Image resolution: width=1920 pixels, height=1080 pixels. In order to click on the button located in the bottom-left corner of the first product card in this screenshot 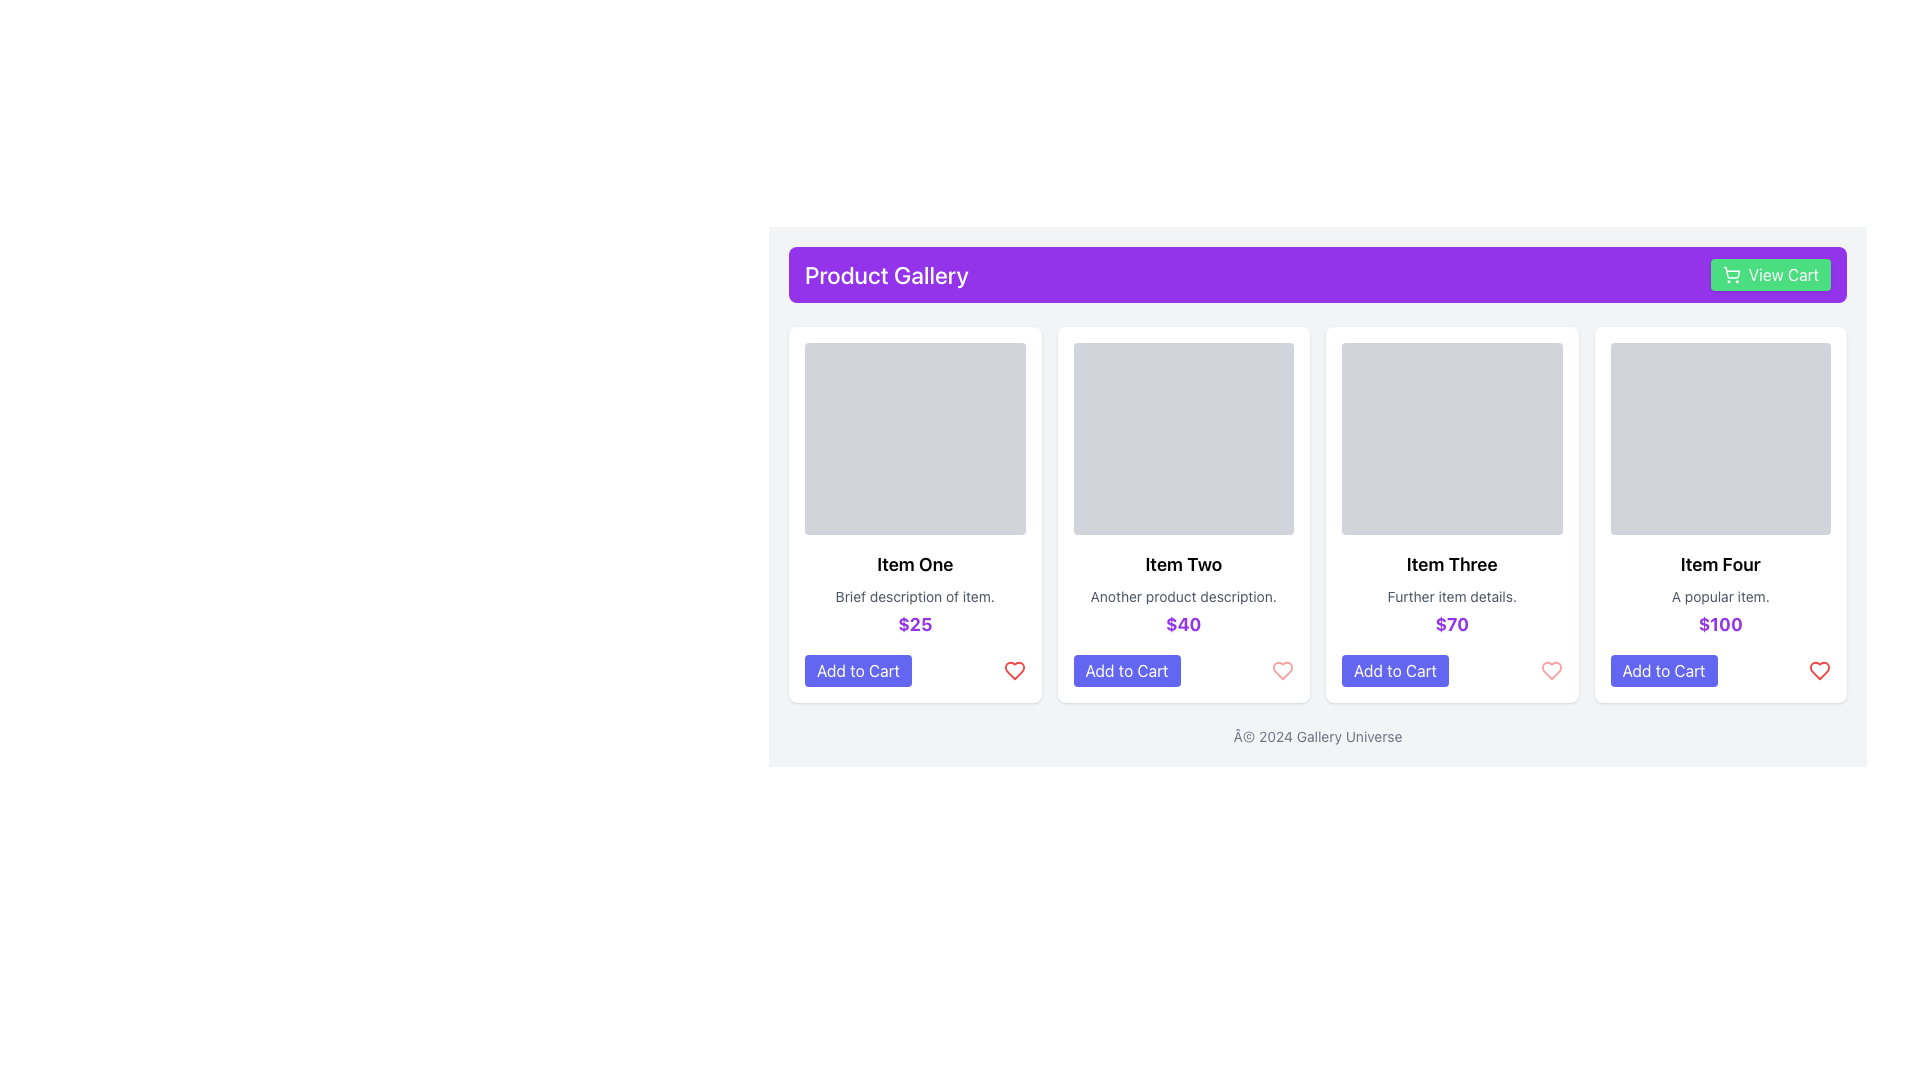, I will do `click(858, 671)`.